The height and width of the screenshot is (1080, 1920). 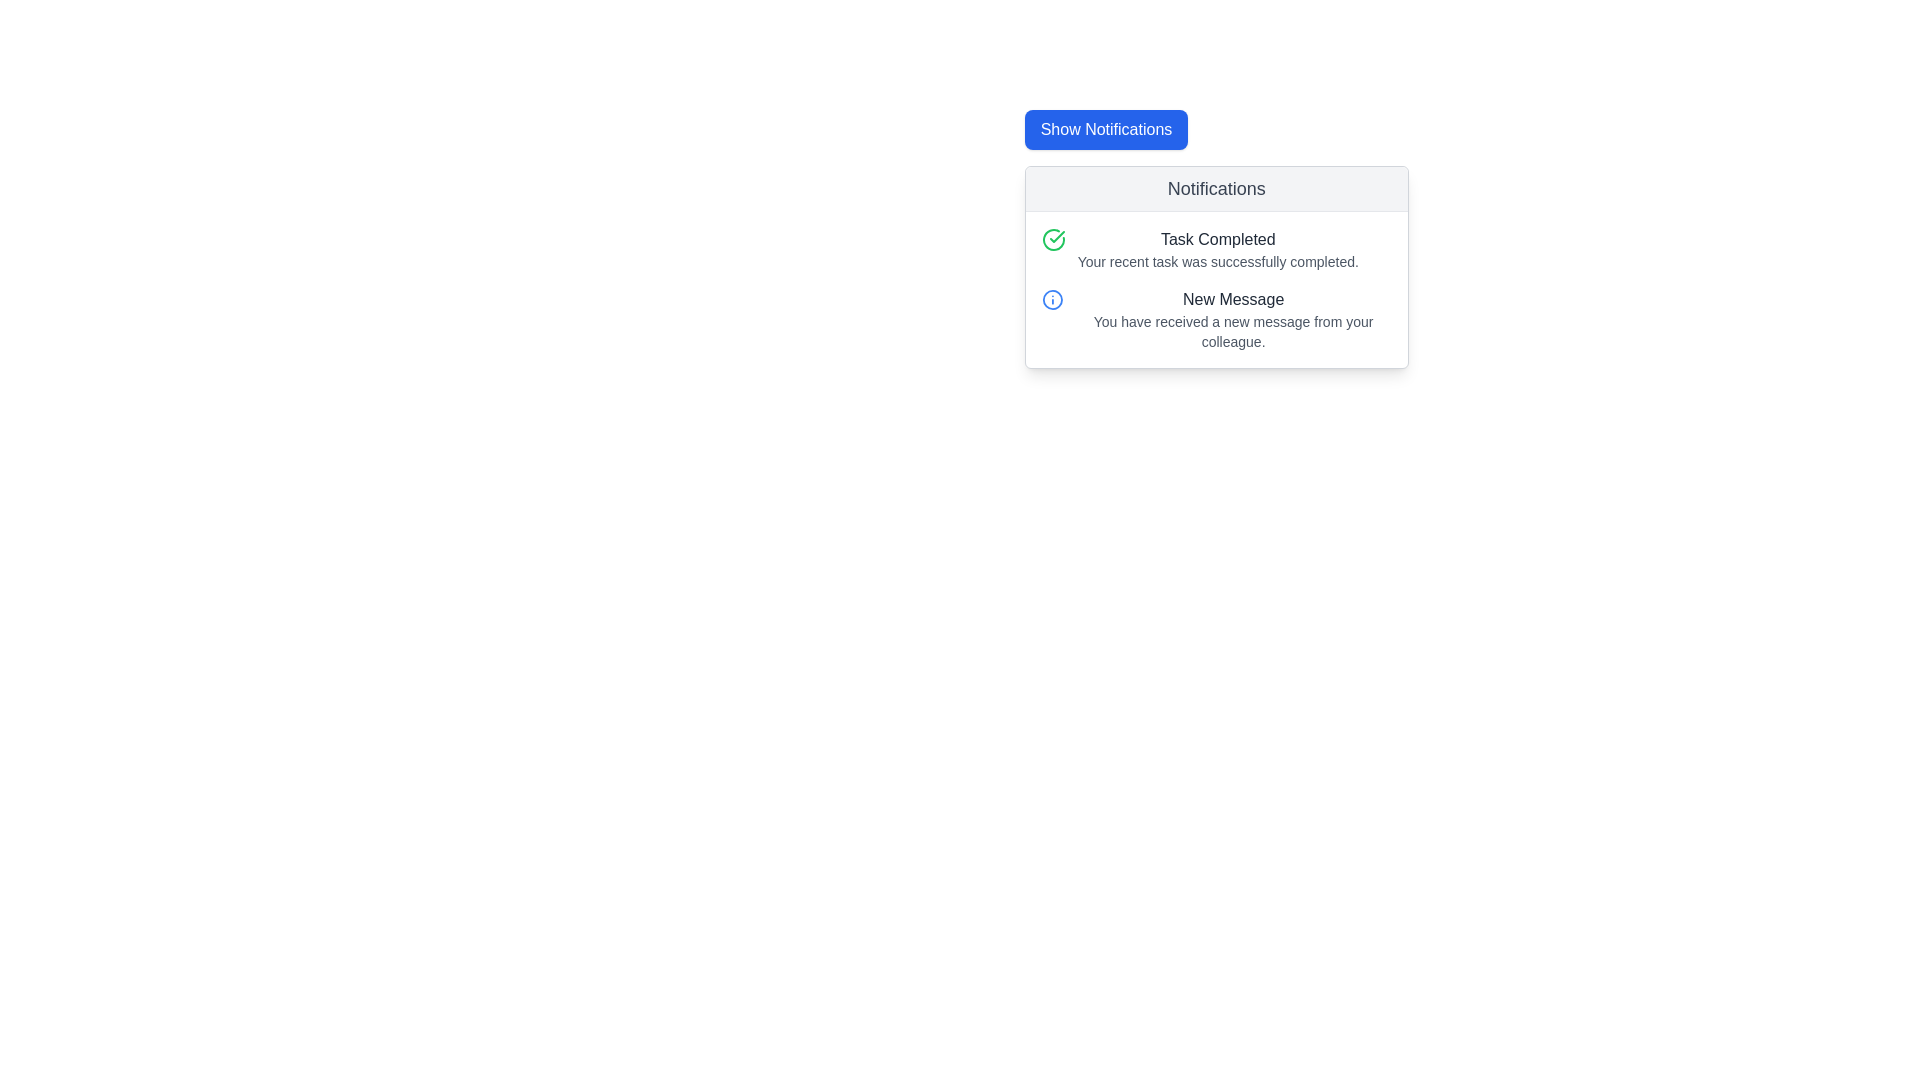 I want to click on the 'Notifications' text element, which is styled with a medium-sized gray font and serves as a section header located at the top center of a card layout, positioned below a blue button labeled 'Show Notifications', so click(x=1215, y=189).